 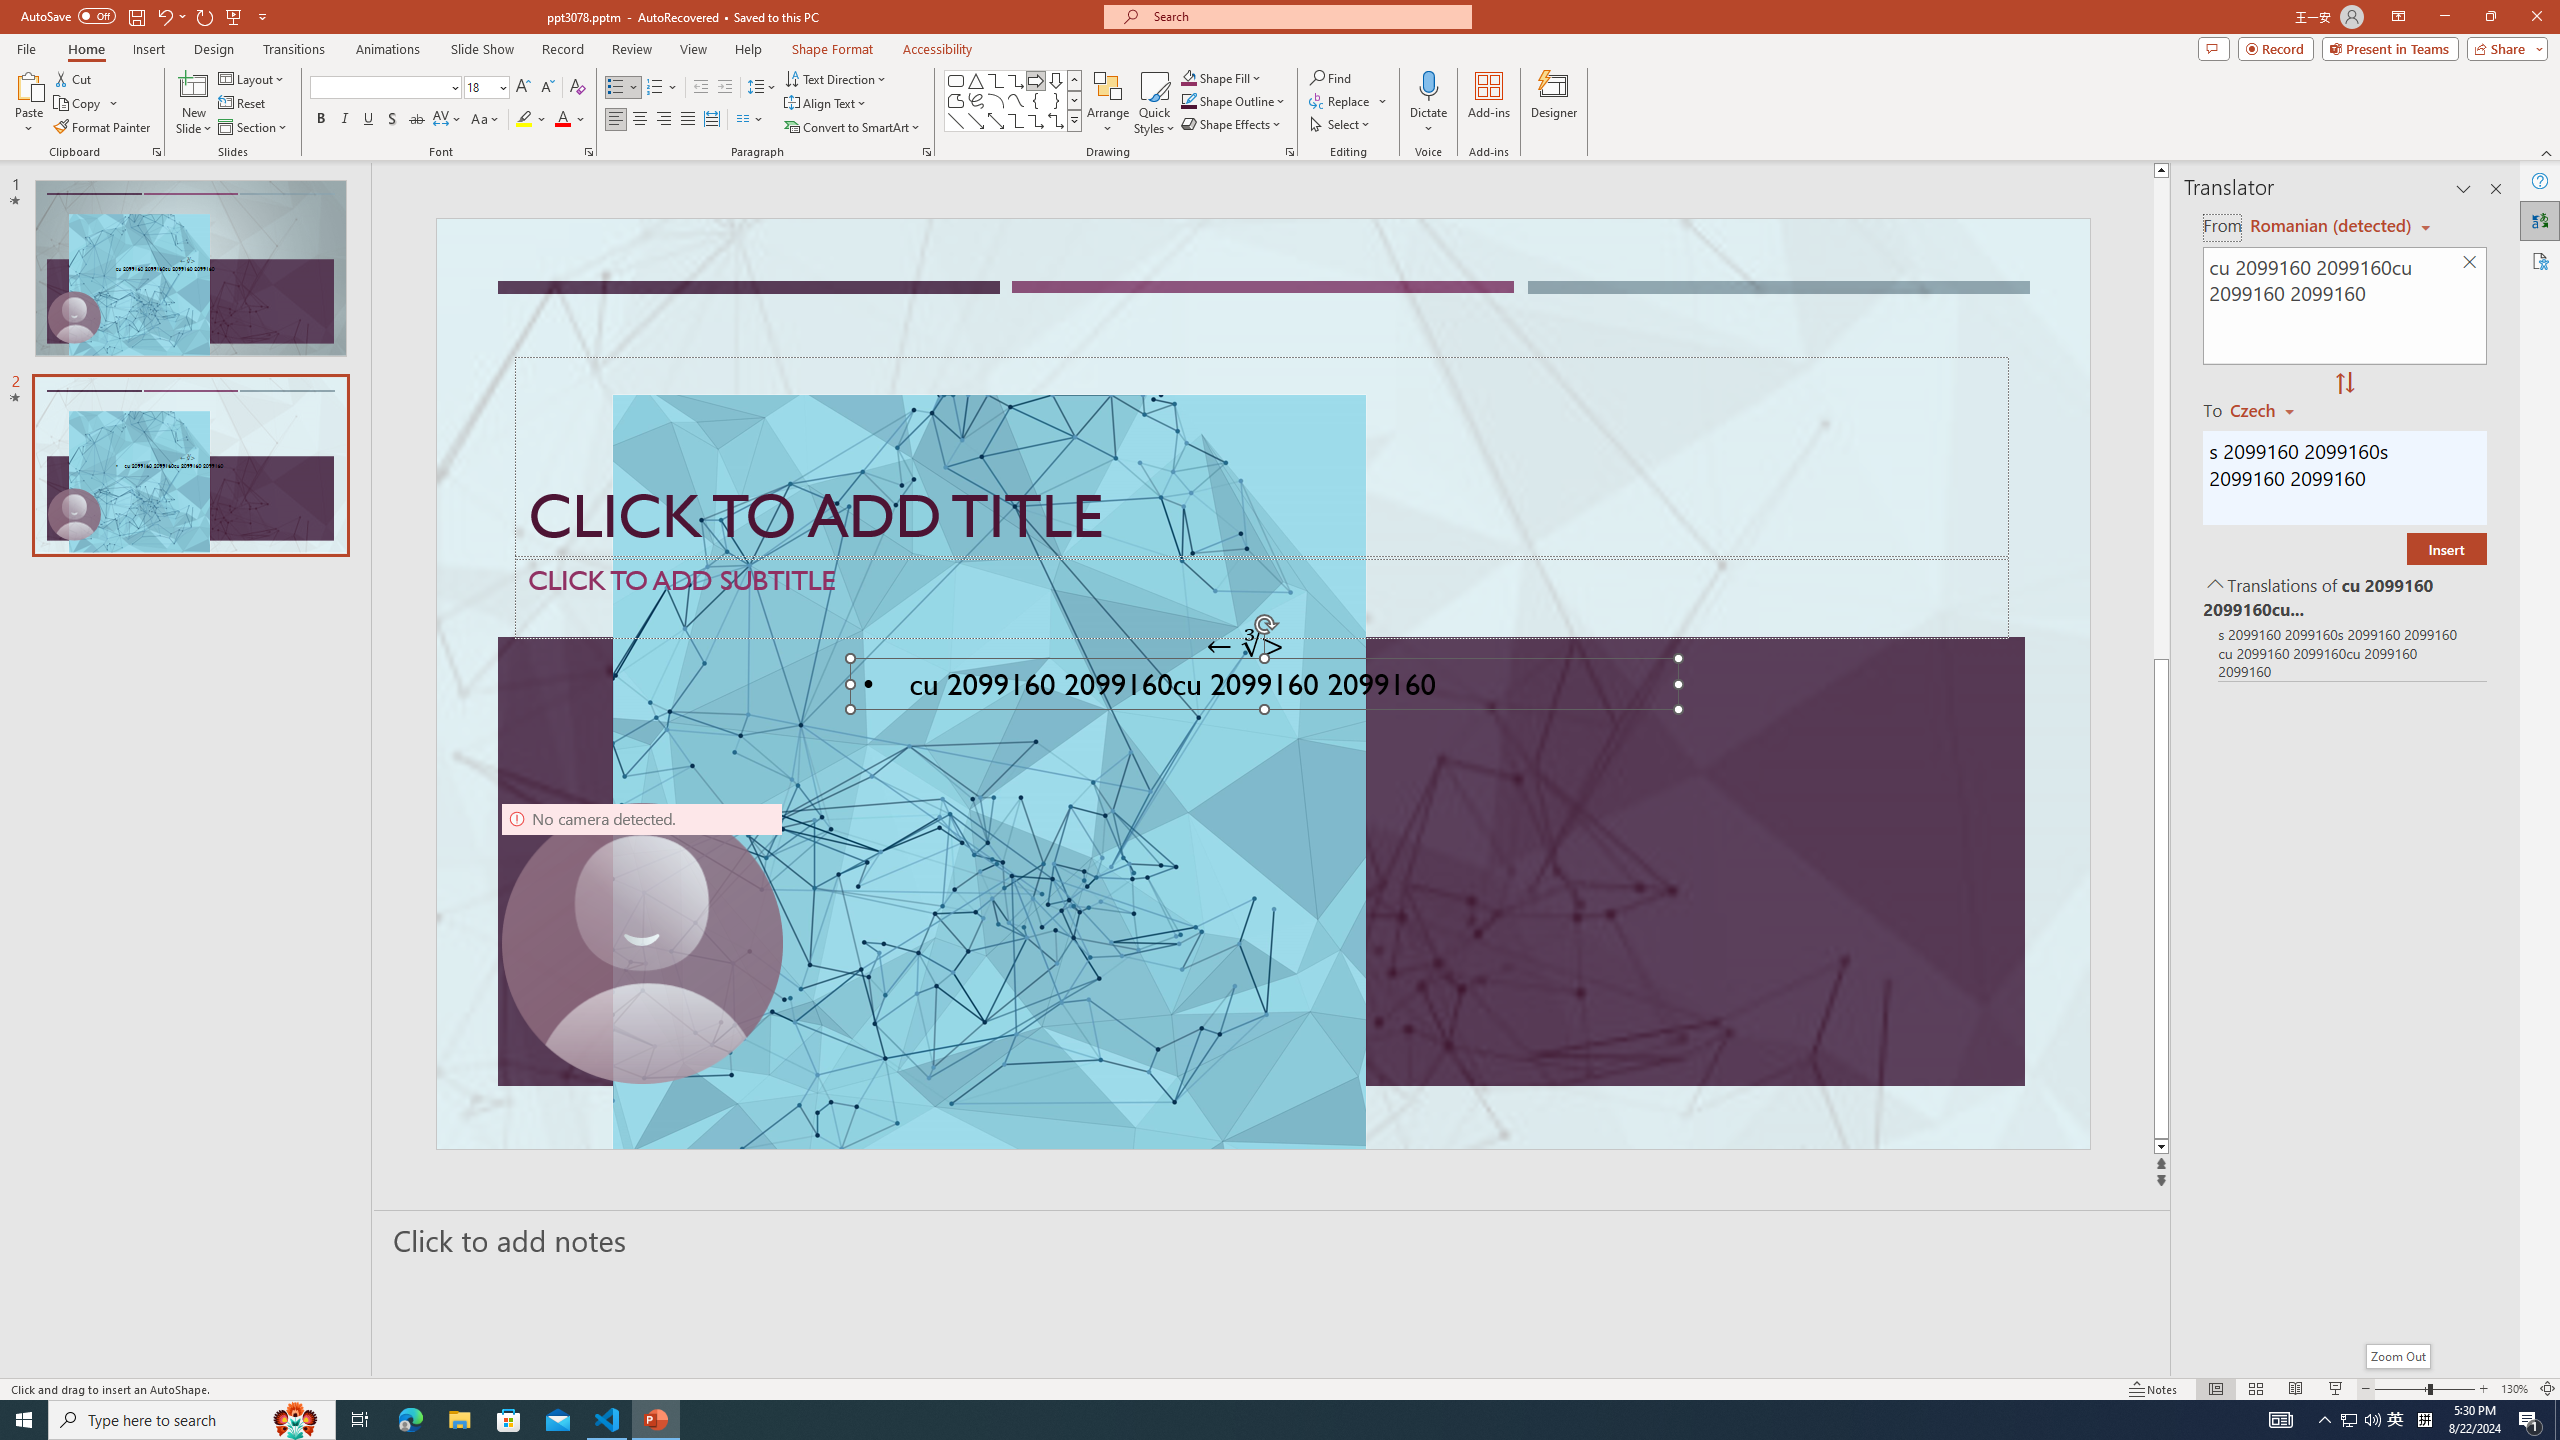 I want to click on 'Connector: Elbow Double-Arrow', so click(x=1055, y=119).